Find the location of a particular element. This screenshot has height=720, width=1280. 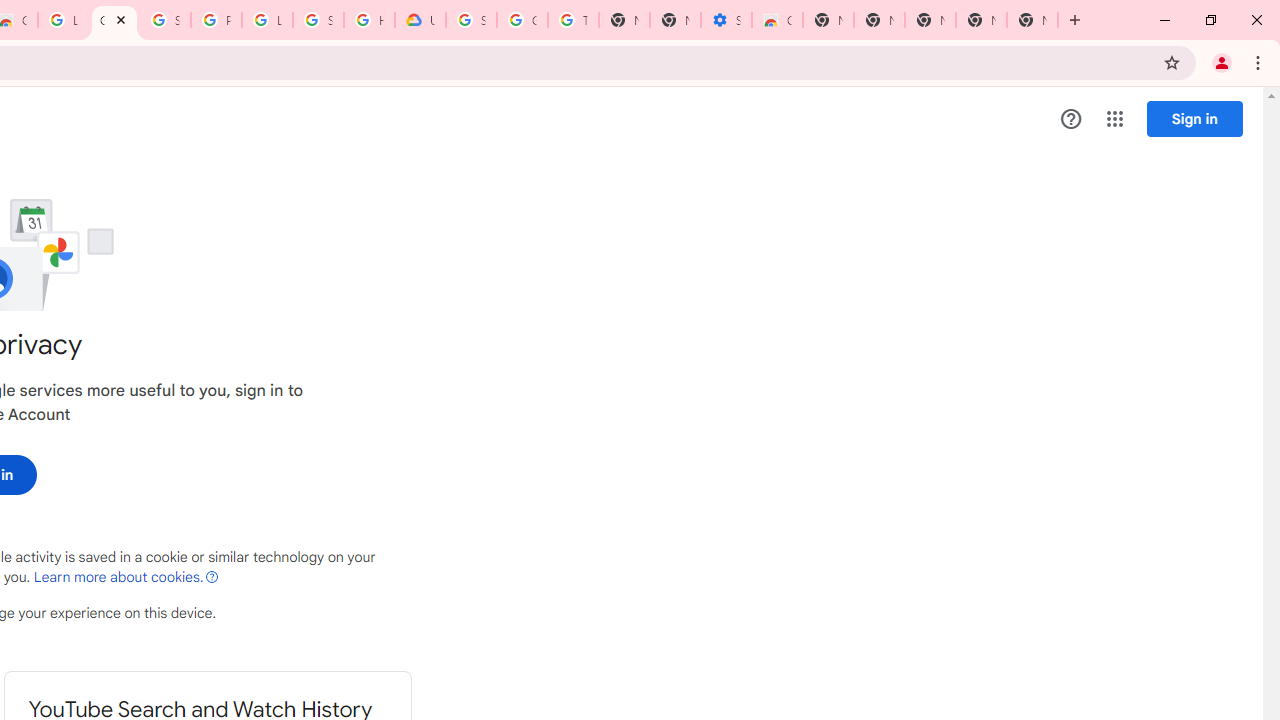

'Chrome Web Store - Accessibility extensions' is located at coordinates (775, 20).